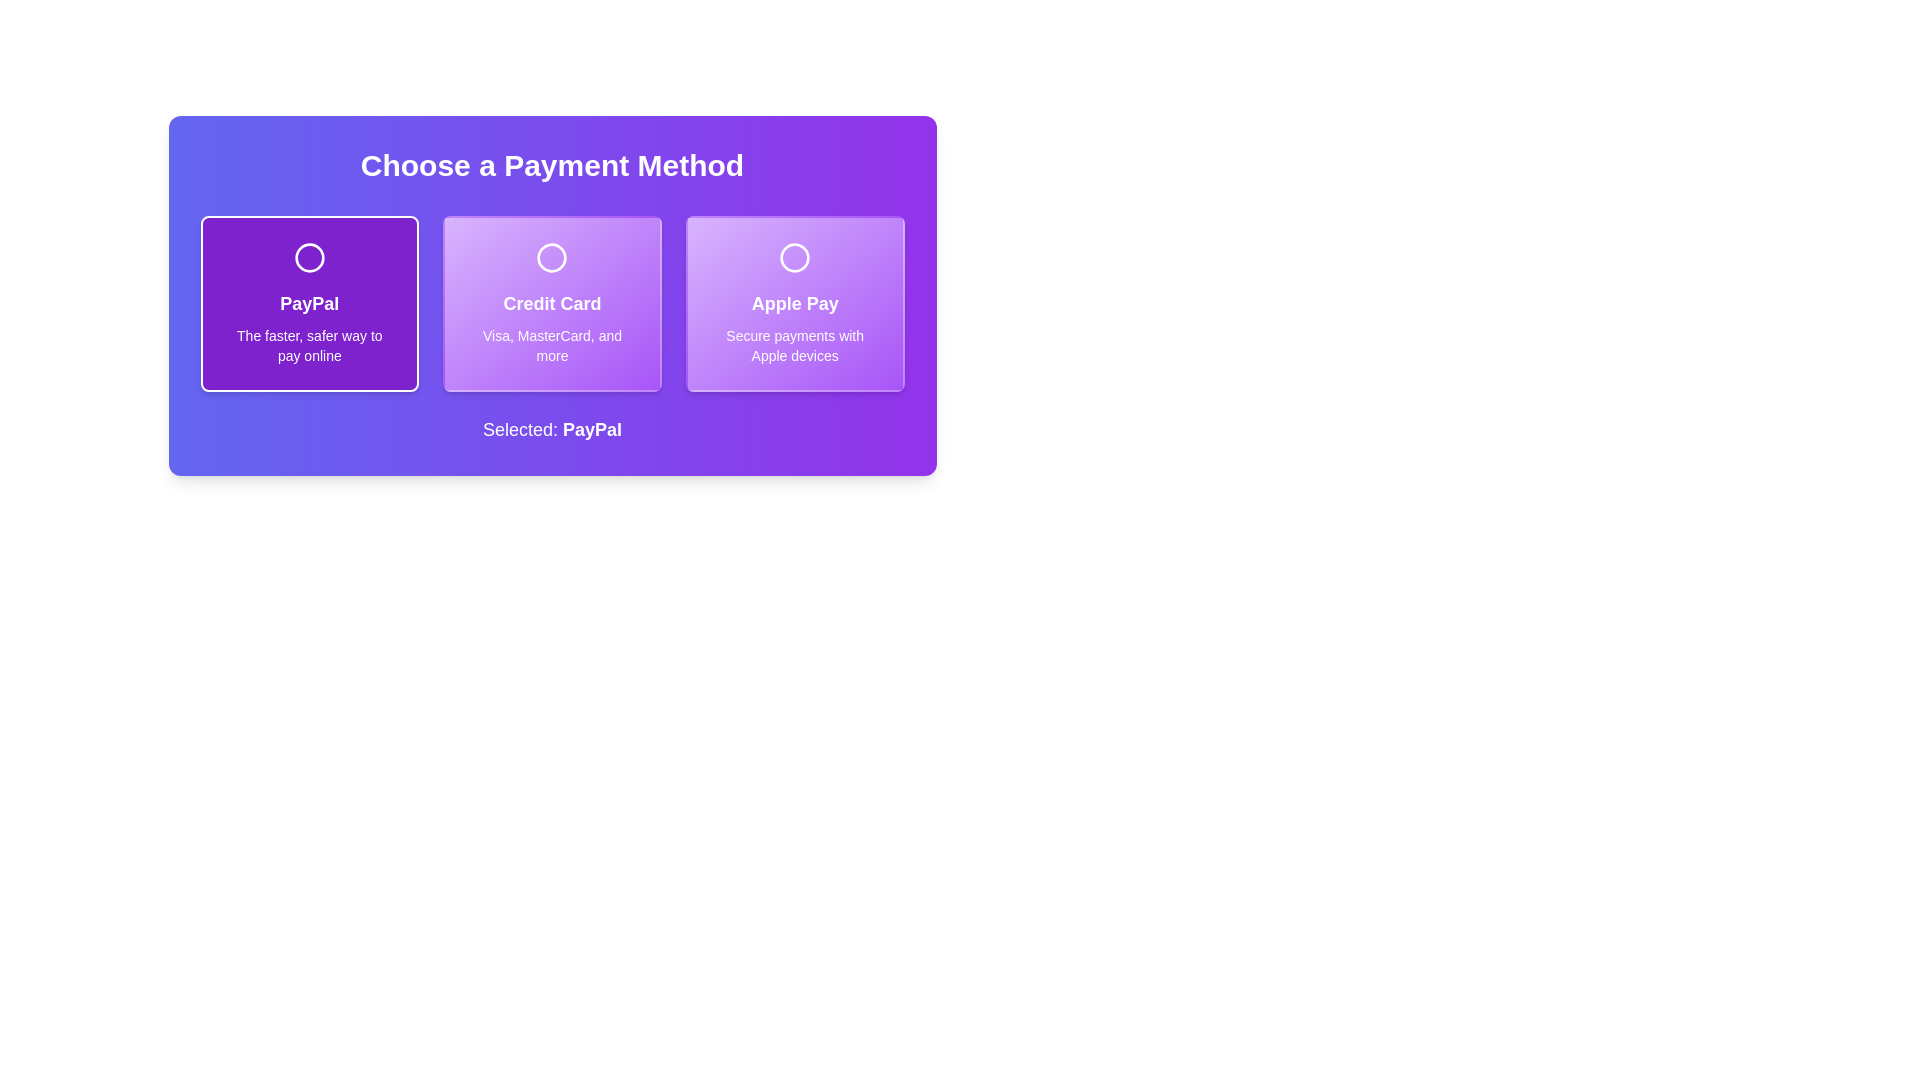  Describe the element at coordinates (794, 257) in the screenshot. I see `the circular selection indicator for the 'Apple Pay' payment method option, which is part of a radio-style selection mechanism` at that location.